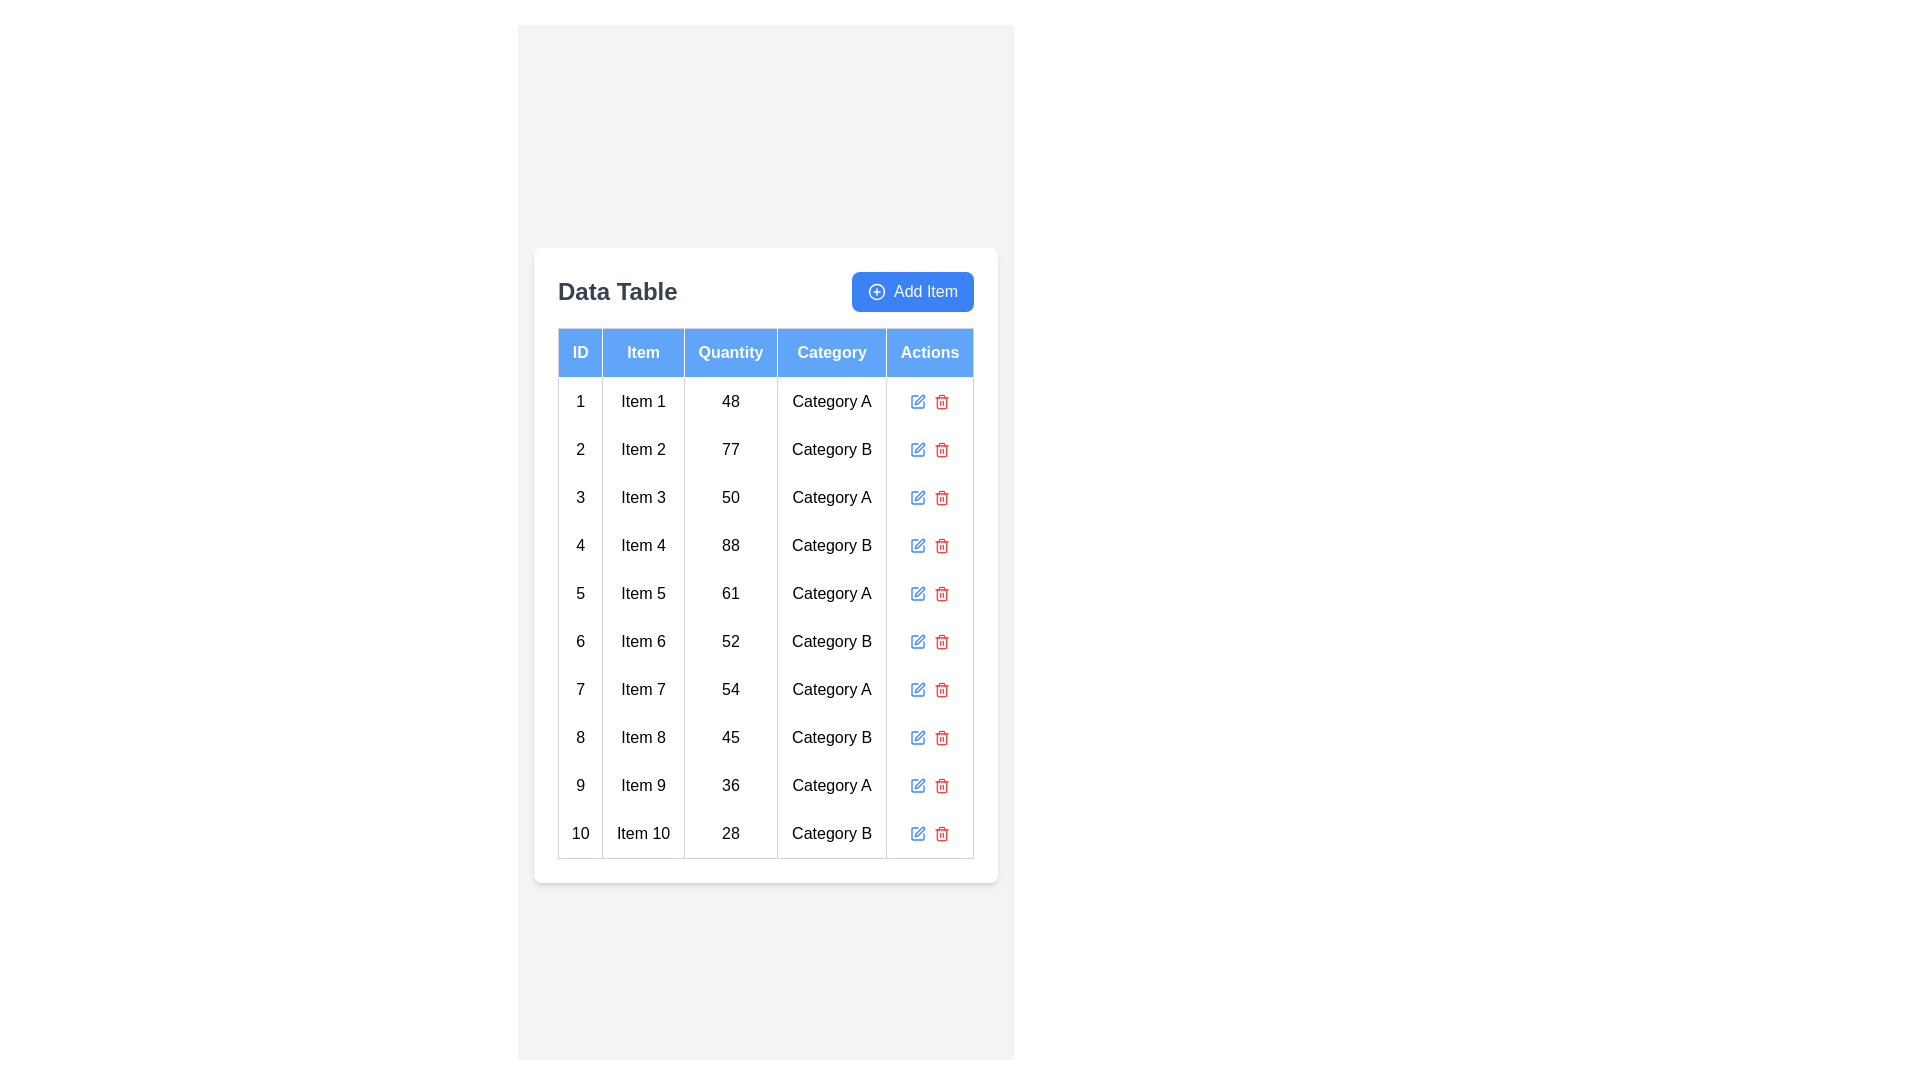  What do you see at coordinates (831, 592) in the screenshot?
I see `the text label displaying 'Category A' in the fifth row of the data table to copy or use the text` at bounding box center [831, 592].